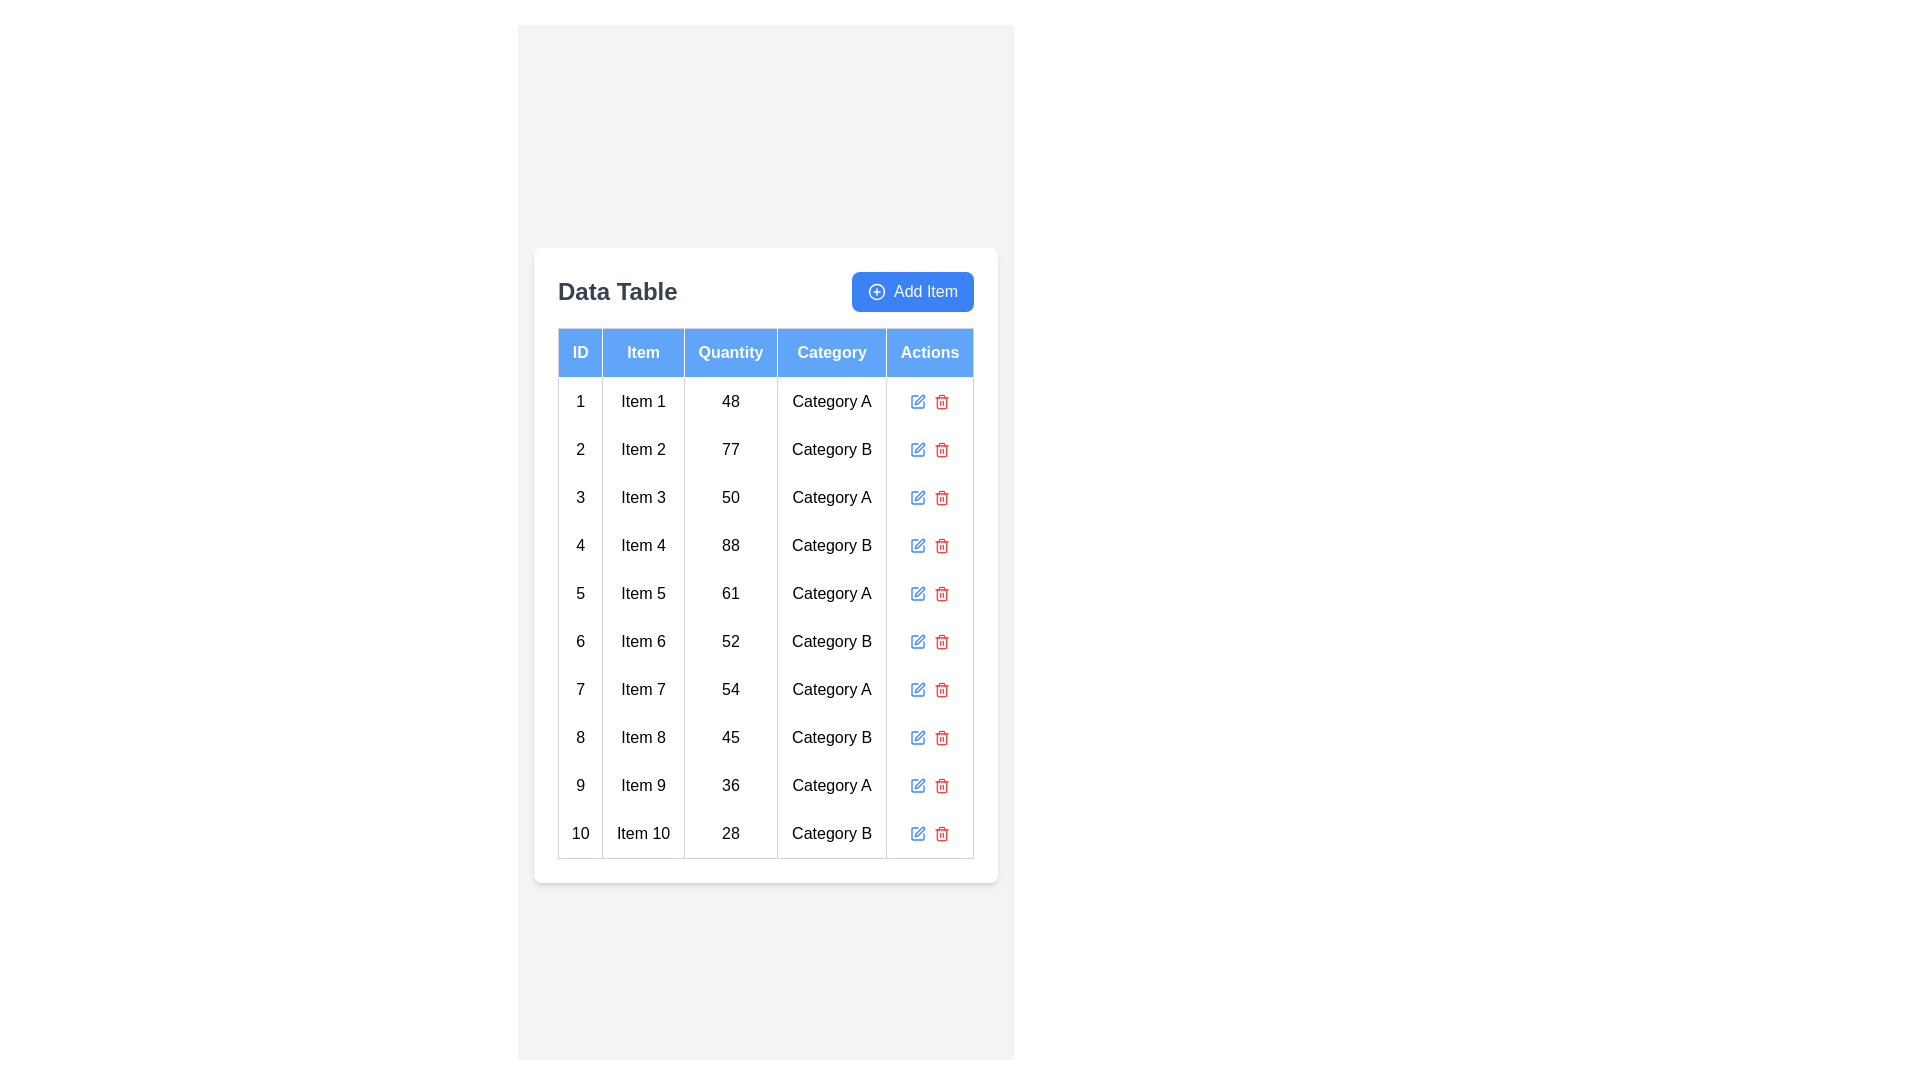  What do you see at coordinates (831, 592) in the screenshot?
I see `the text label displaying 'Category A' in the fifth row of the data table to copy or use the text` at bounding box center [831, 592].